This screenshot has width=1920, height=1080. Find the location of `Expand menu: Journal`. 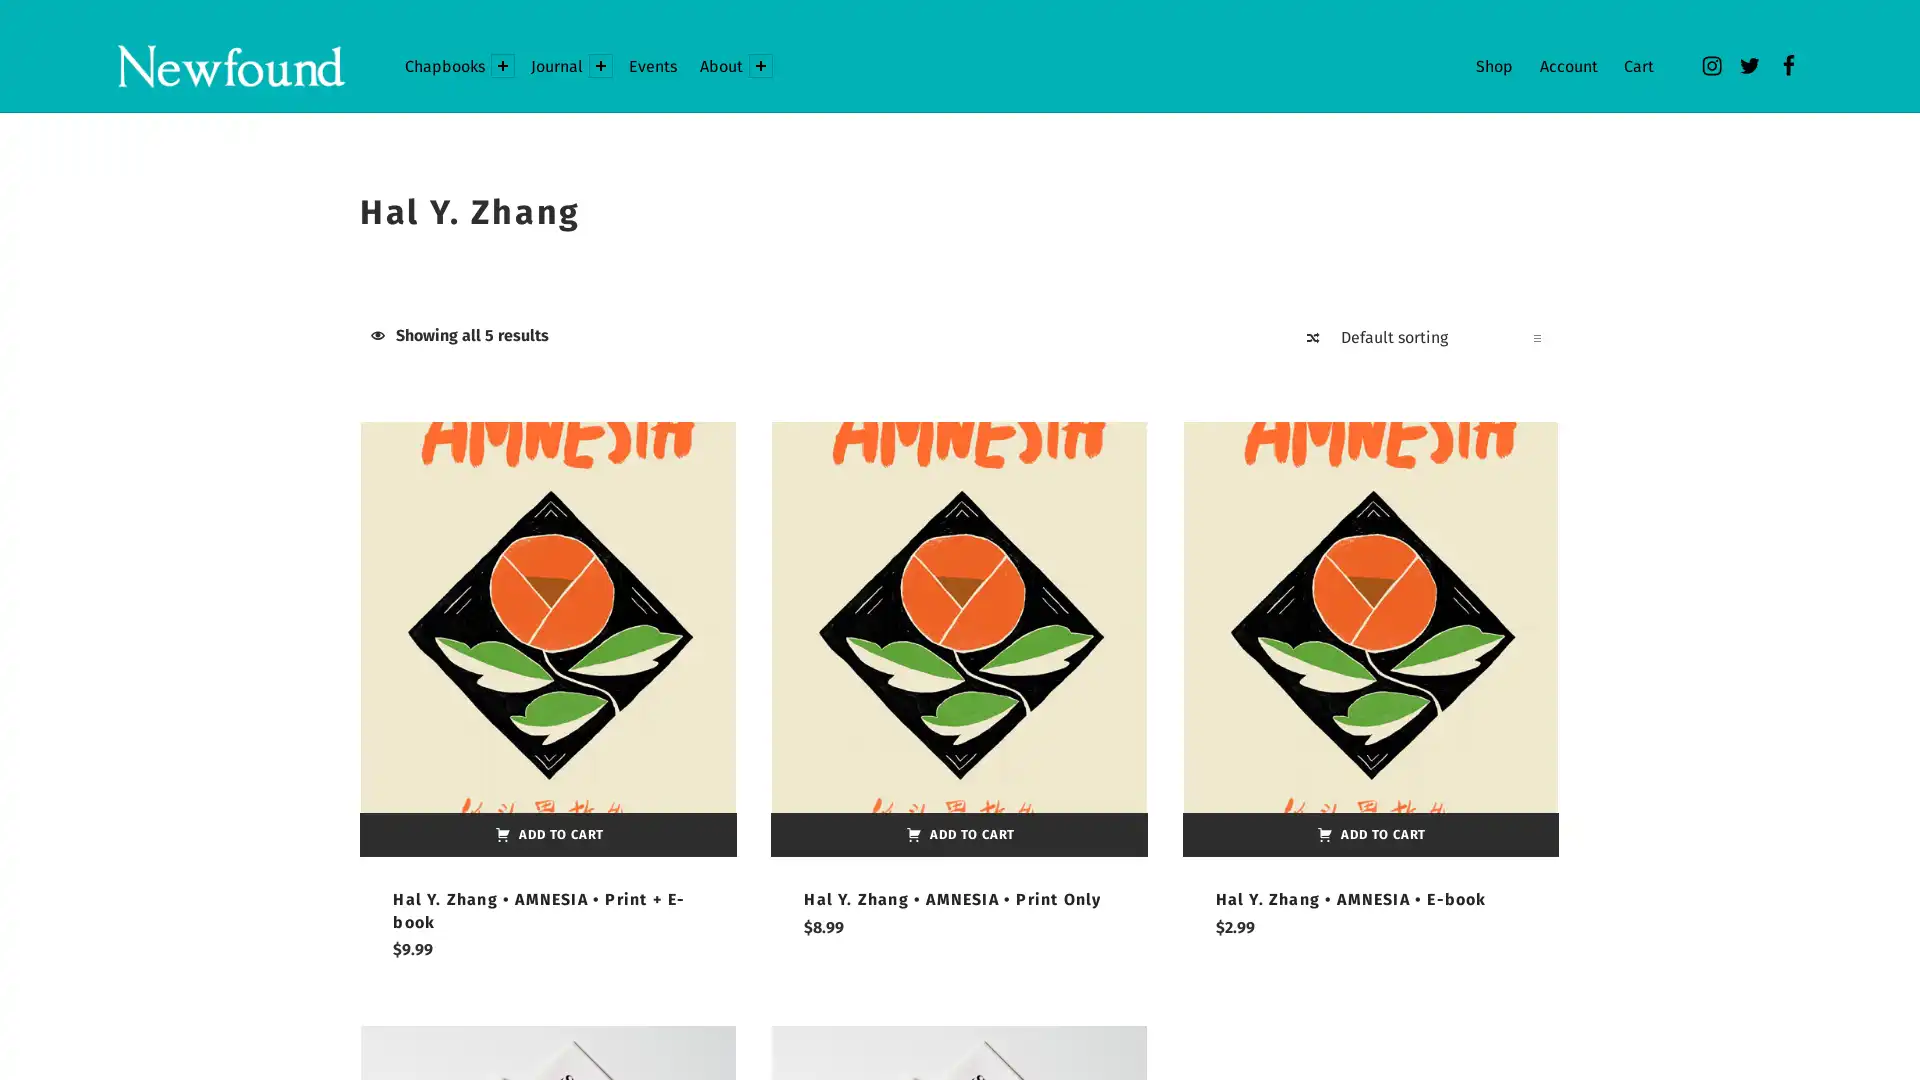

Expand menu: Journal is located at coordinates (599, 64).